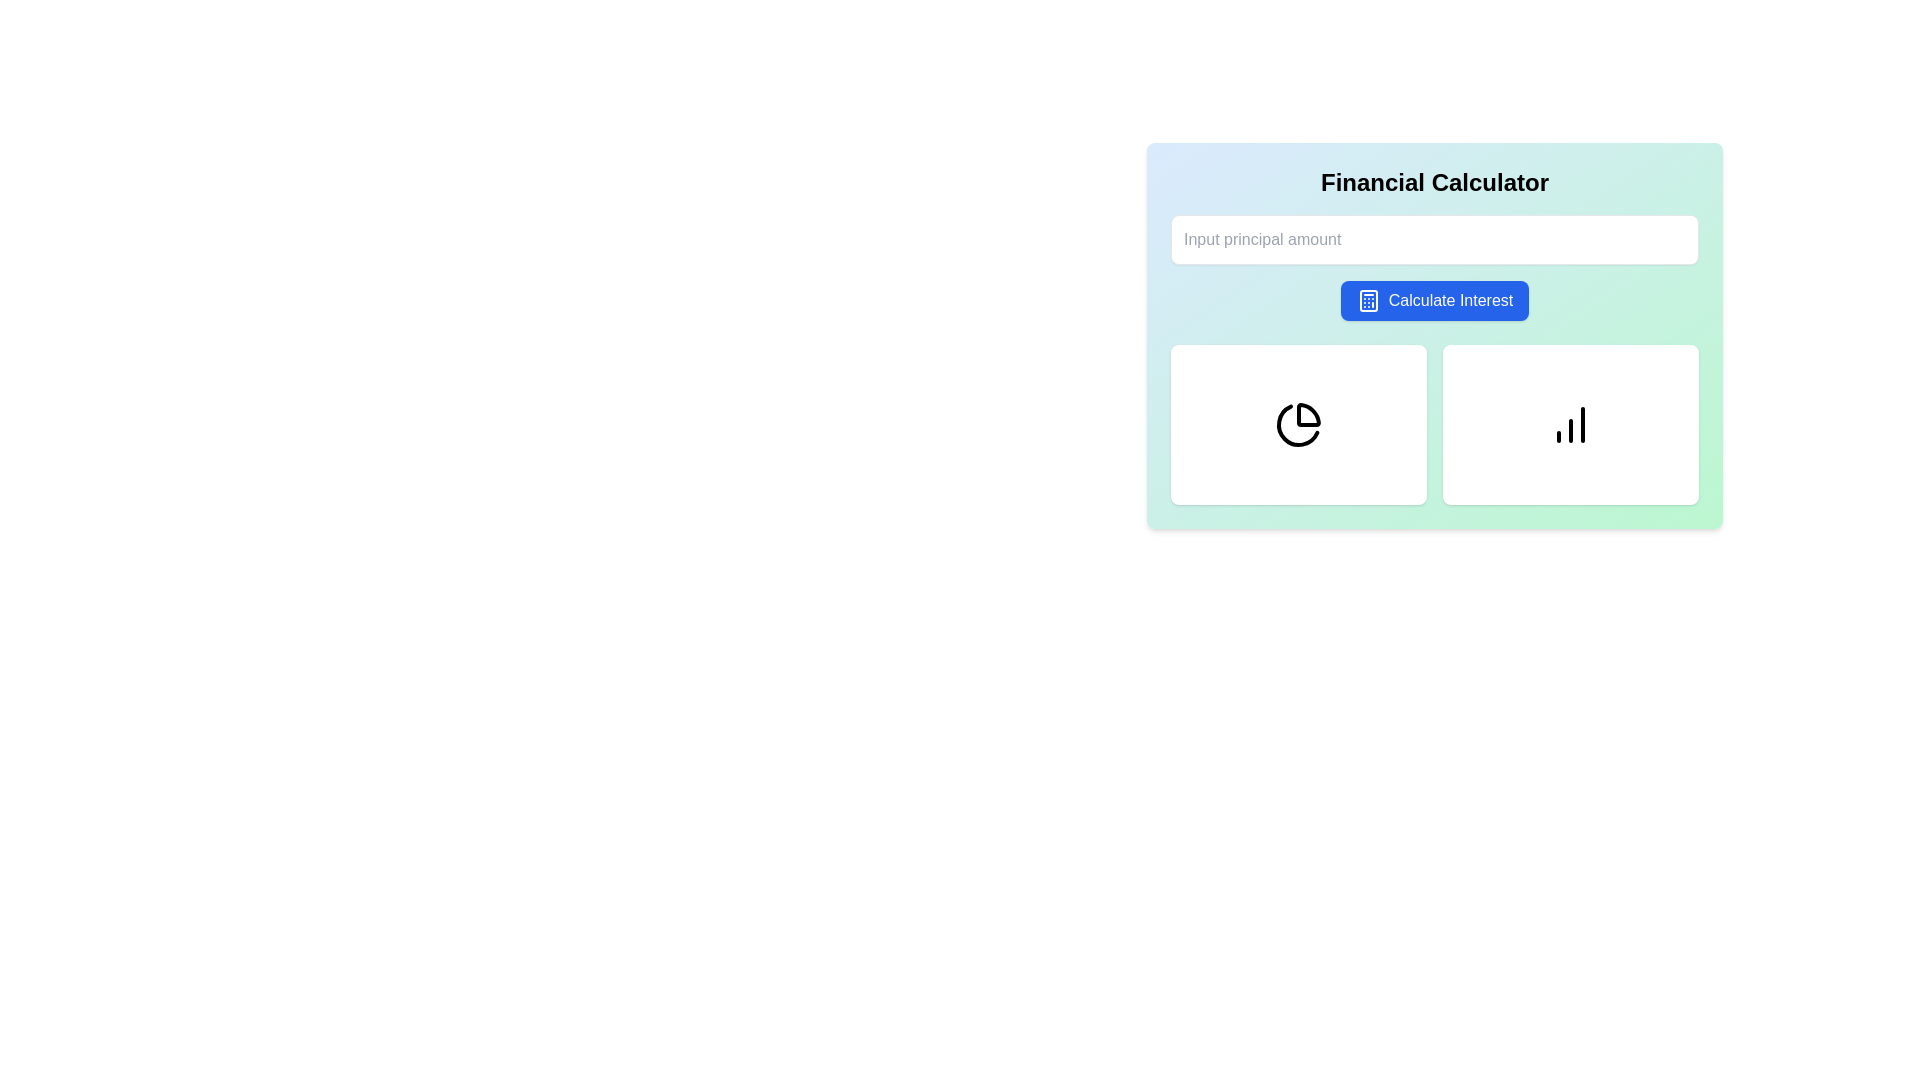 The width and height of the screenshot is (1920, 1080). Describe the element at coordinates (1299, 423) in the screenshot. I see `the SVG pie chart icon located in the financial calculator interface, which is the first icon in the left section beneath the 'Calculate Interest' button` at that location.